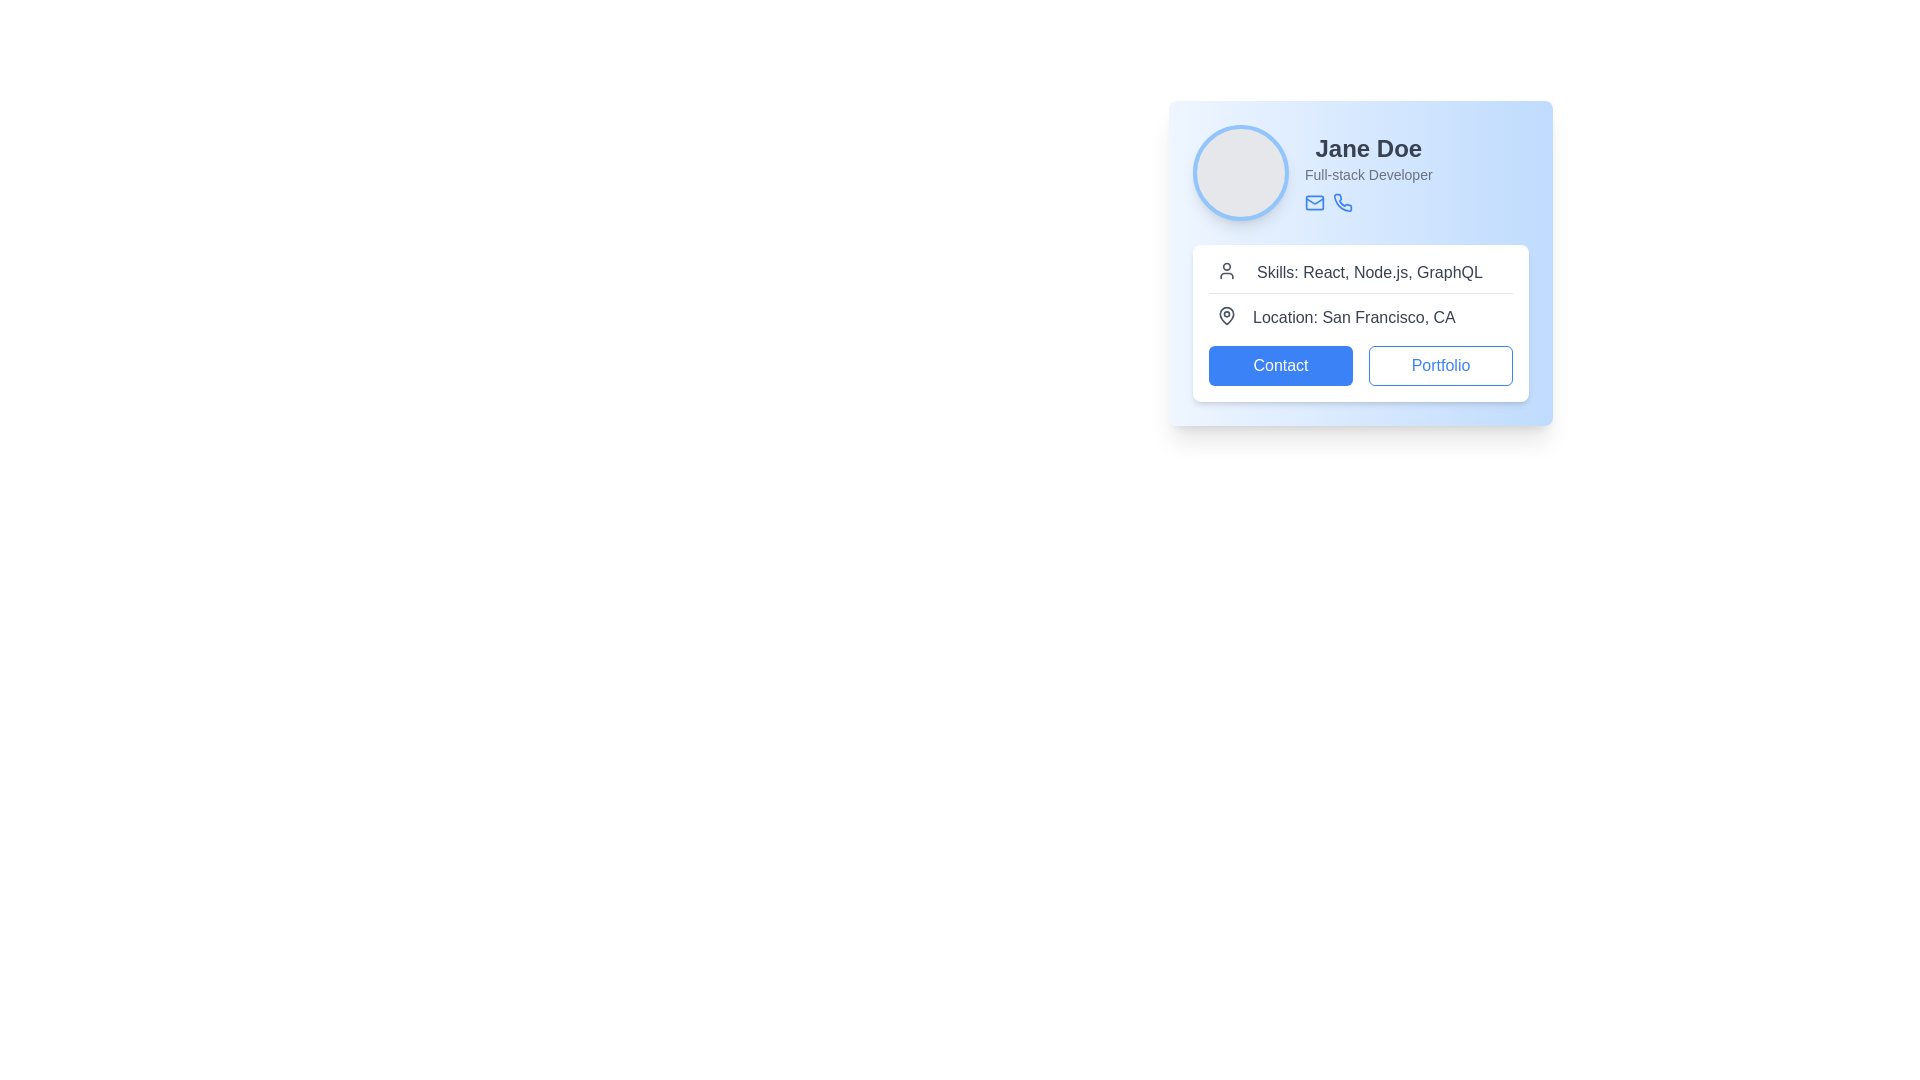  Describe the element at coordinates (1367, 173) in the screenshot. I see `the text label displaying 'Full-stack Developer' located beneath the name 'Jane Doe' in the user profile card` at that location.